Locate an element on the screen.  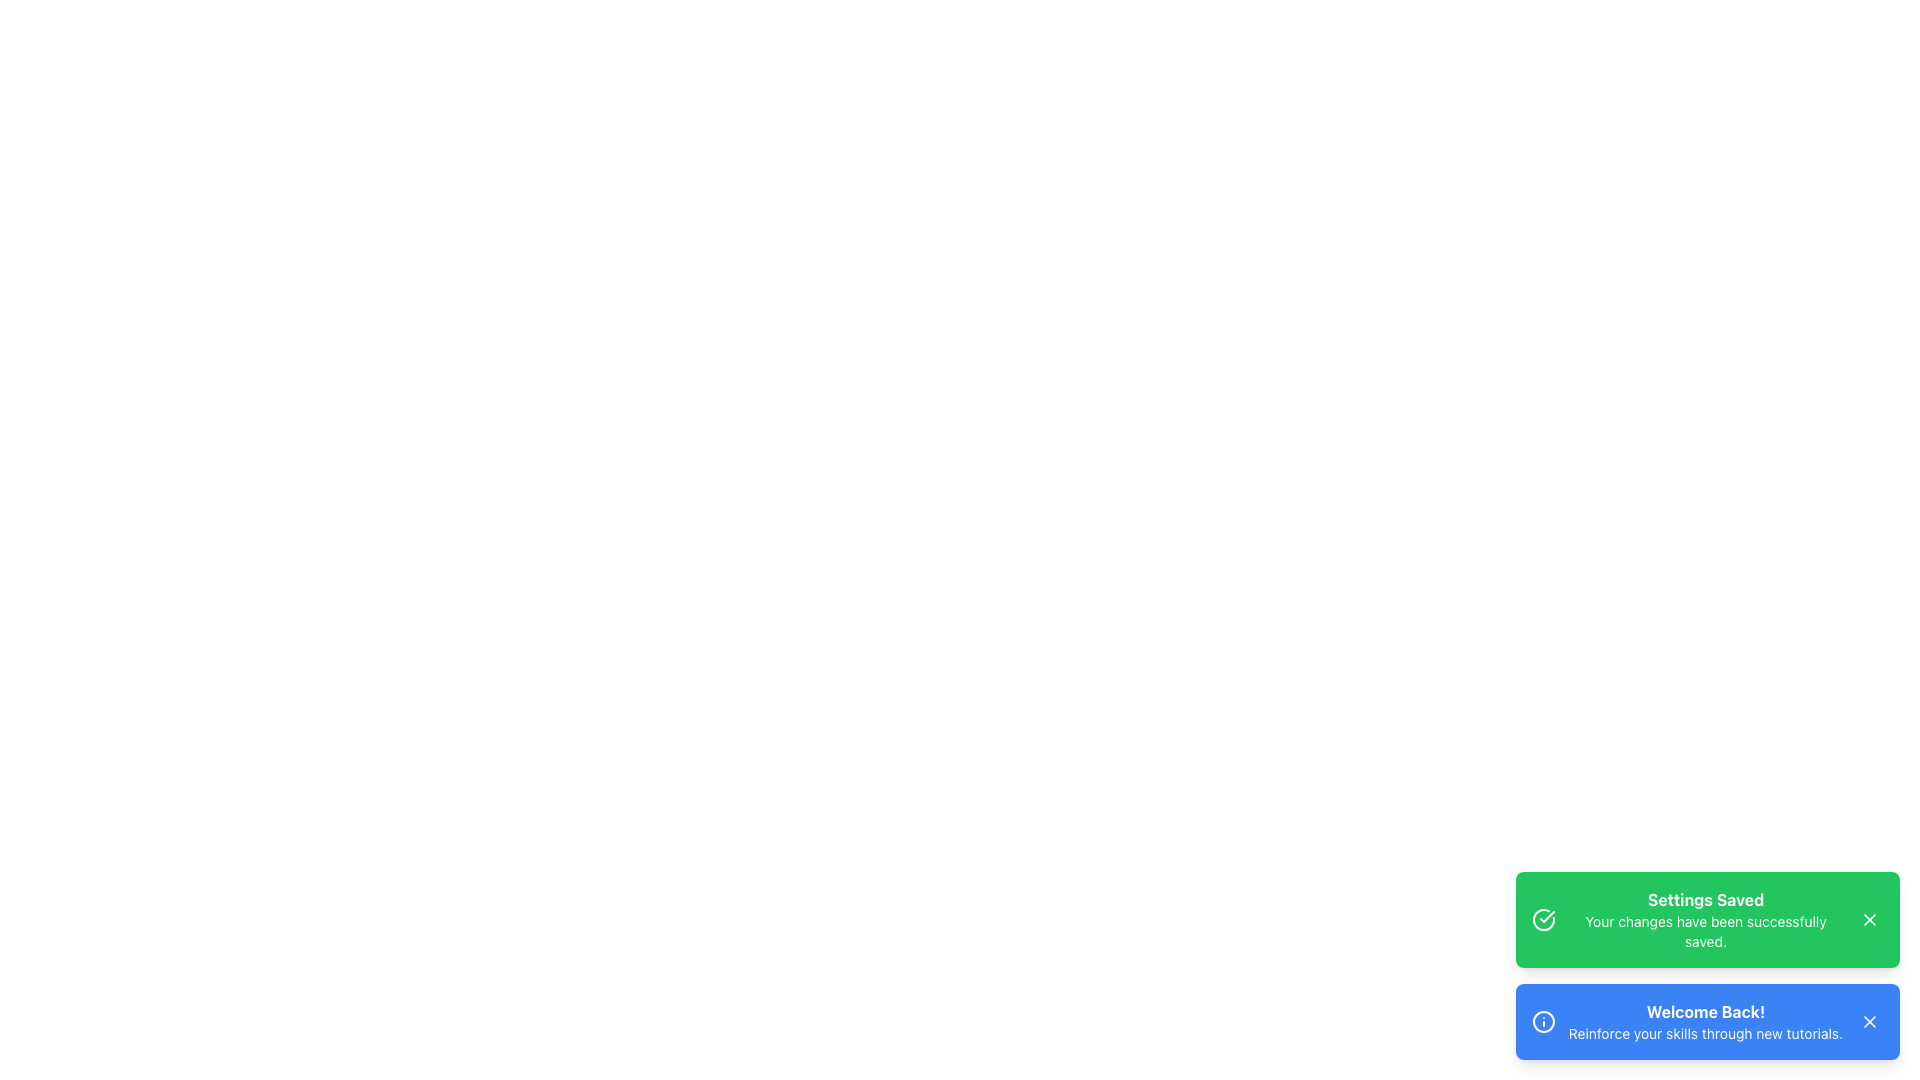
the green circular icon with a checkmark located at the leftmost side of the notification banner titled 'Settings Saved' is located at coordinates (1543, 920).